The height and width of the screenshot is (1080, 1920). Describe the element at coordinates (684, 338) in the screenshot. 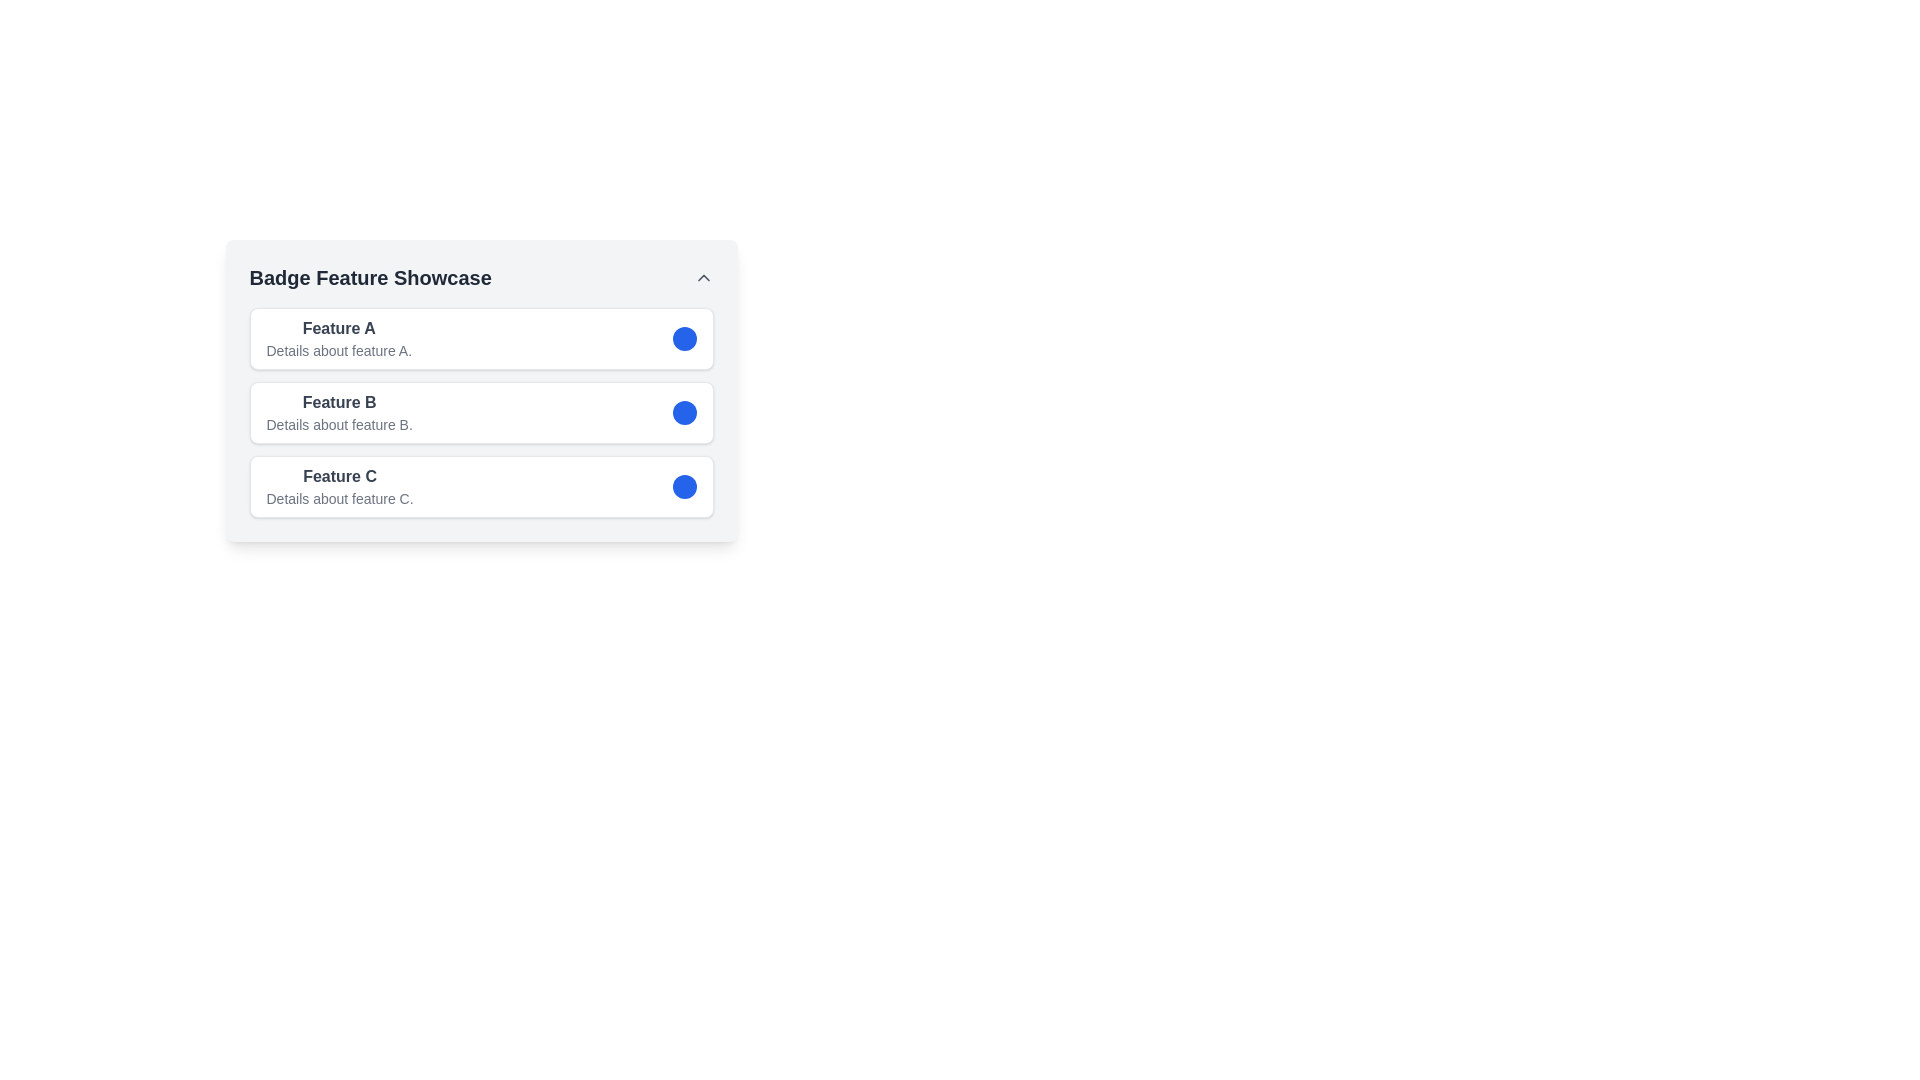

I see `the 'Active' status indicator badge located at the far right of the row labeled 'Feature A' within the top third of a card listing` at that location.